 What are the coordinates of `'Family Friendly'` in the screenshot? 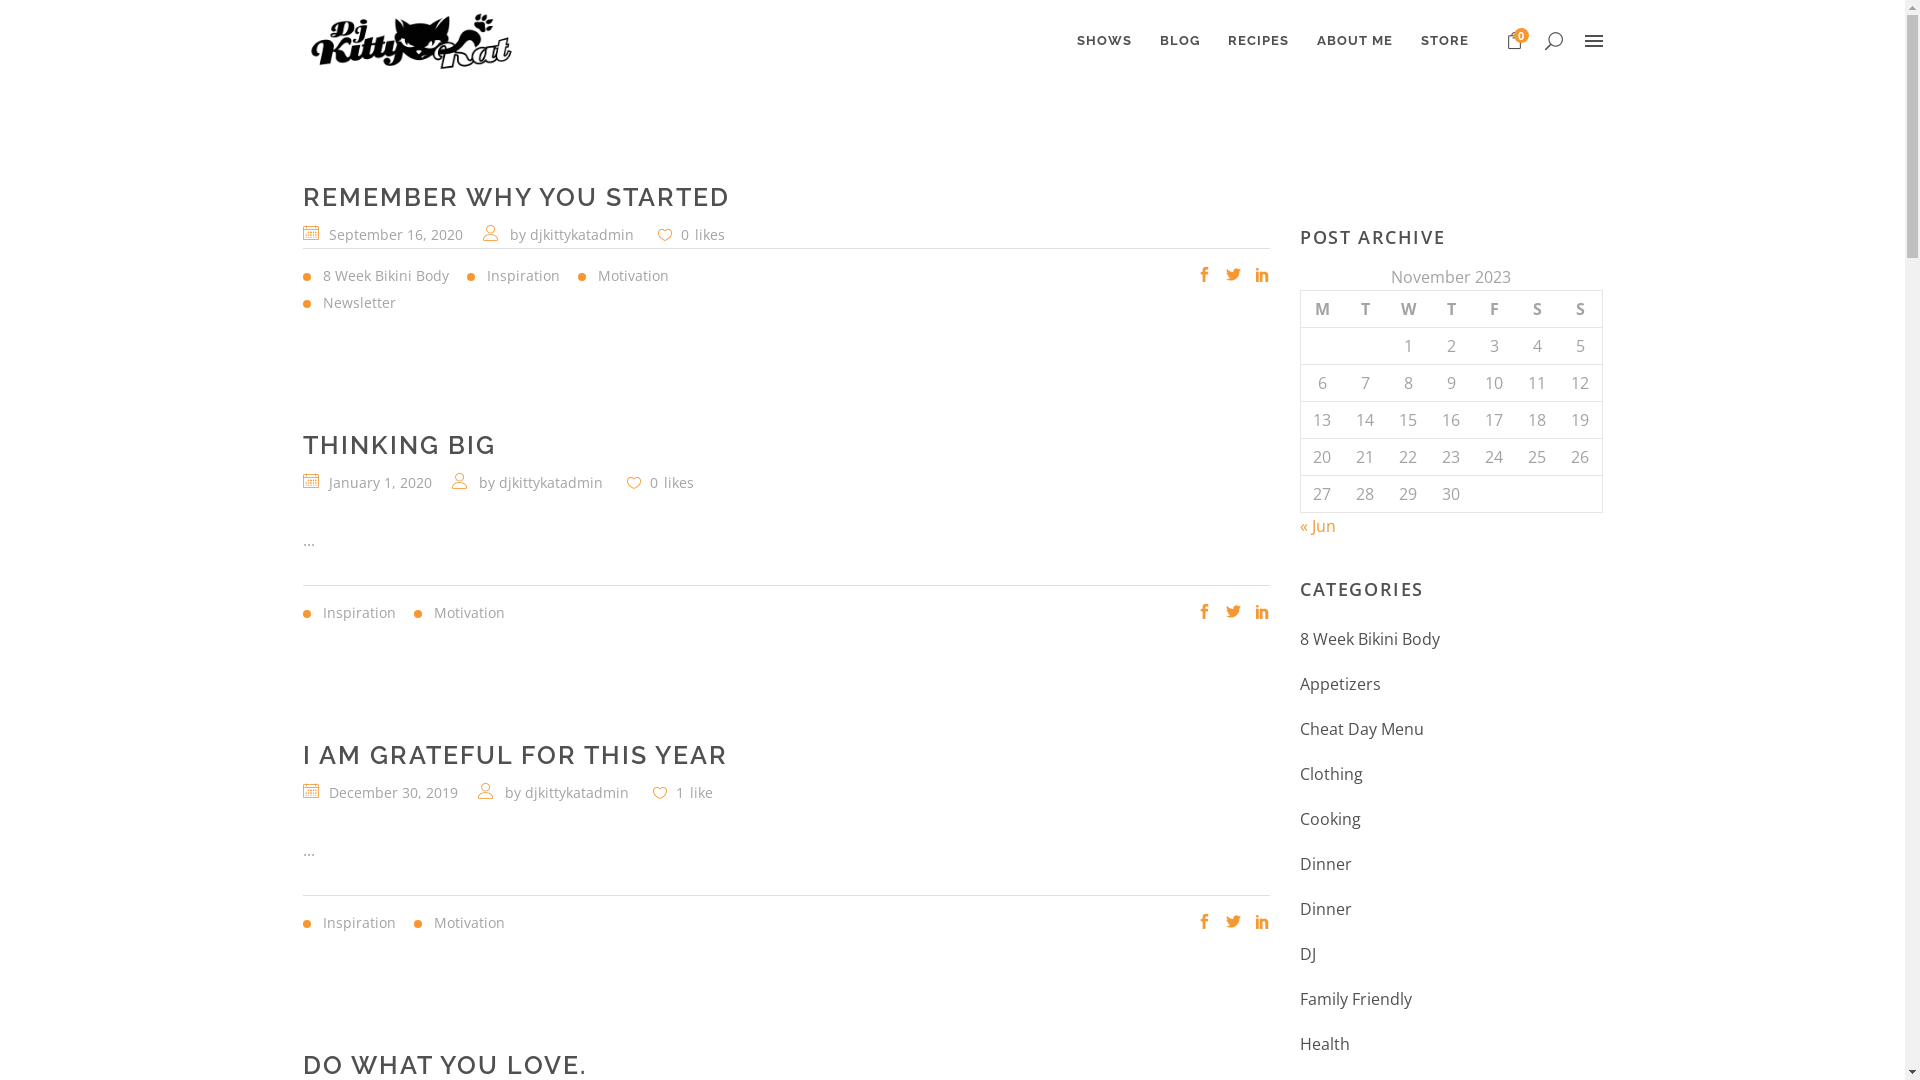 It's located at (1356, 999).